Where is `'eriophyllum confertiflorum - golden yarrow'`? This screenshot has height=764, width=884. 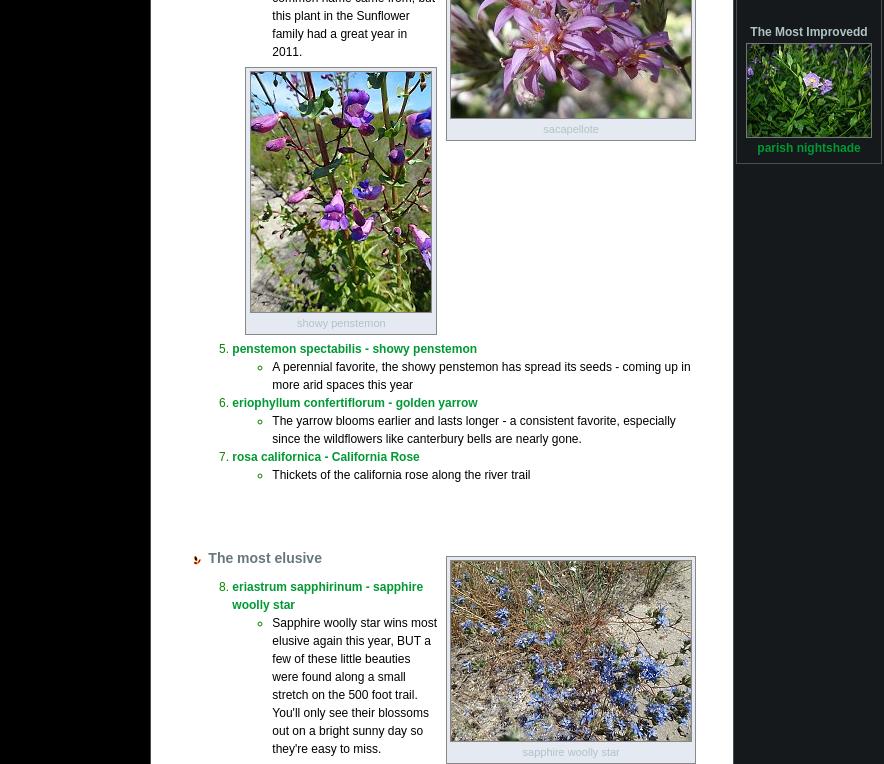
'eriophyllum confertiflorum - golden yarrow' is located at coordinates (353, 402).